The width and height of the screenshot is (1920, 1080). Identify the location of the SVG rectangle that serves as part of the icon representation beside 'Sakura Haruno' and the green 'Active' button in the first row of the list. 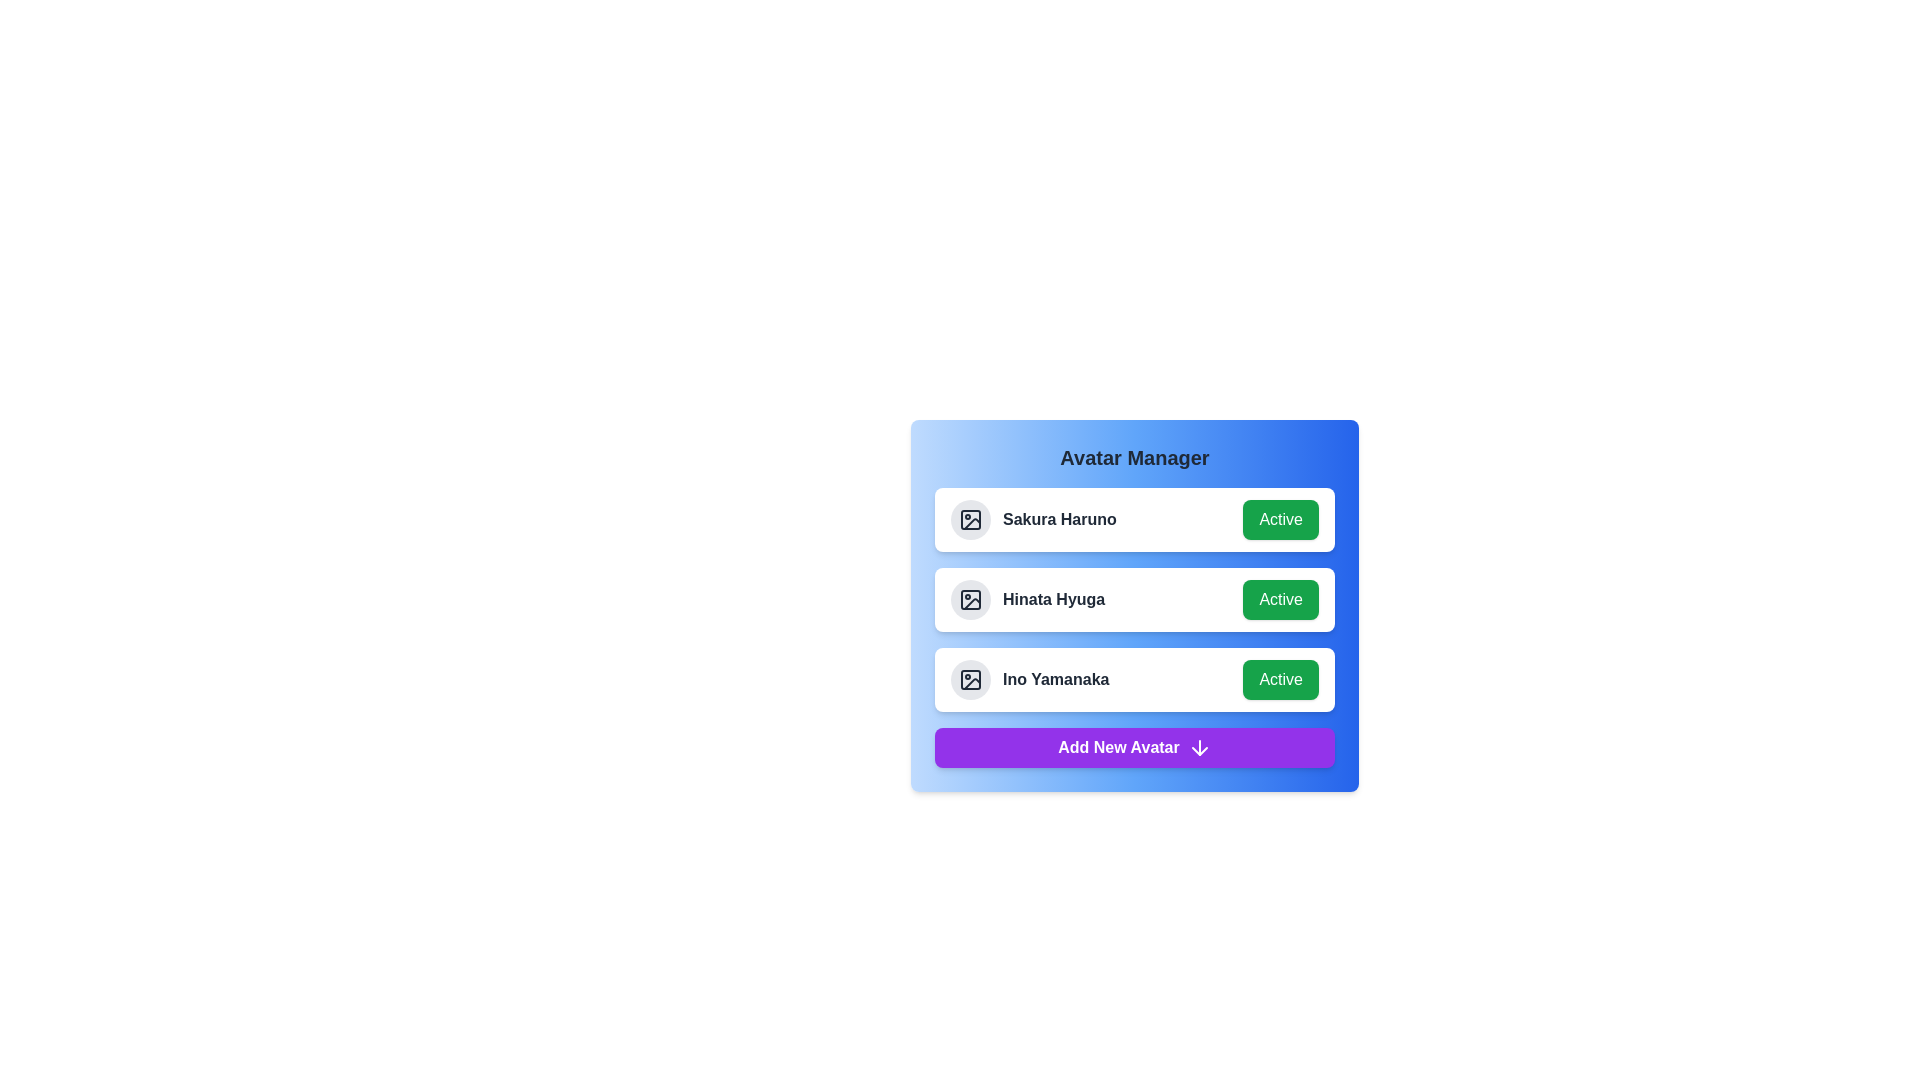
(970, 519).